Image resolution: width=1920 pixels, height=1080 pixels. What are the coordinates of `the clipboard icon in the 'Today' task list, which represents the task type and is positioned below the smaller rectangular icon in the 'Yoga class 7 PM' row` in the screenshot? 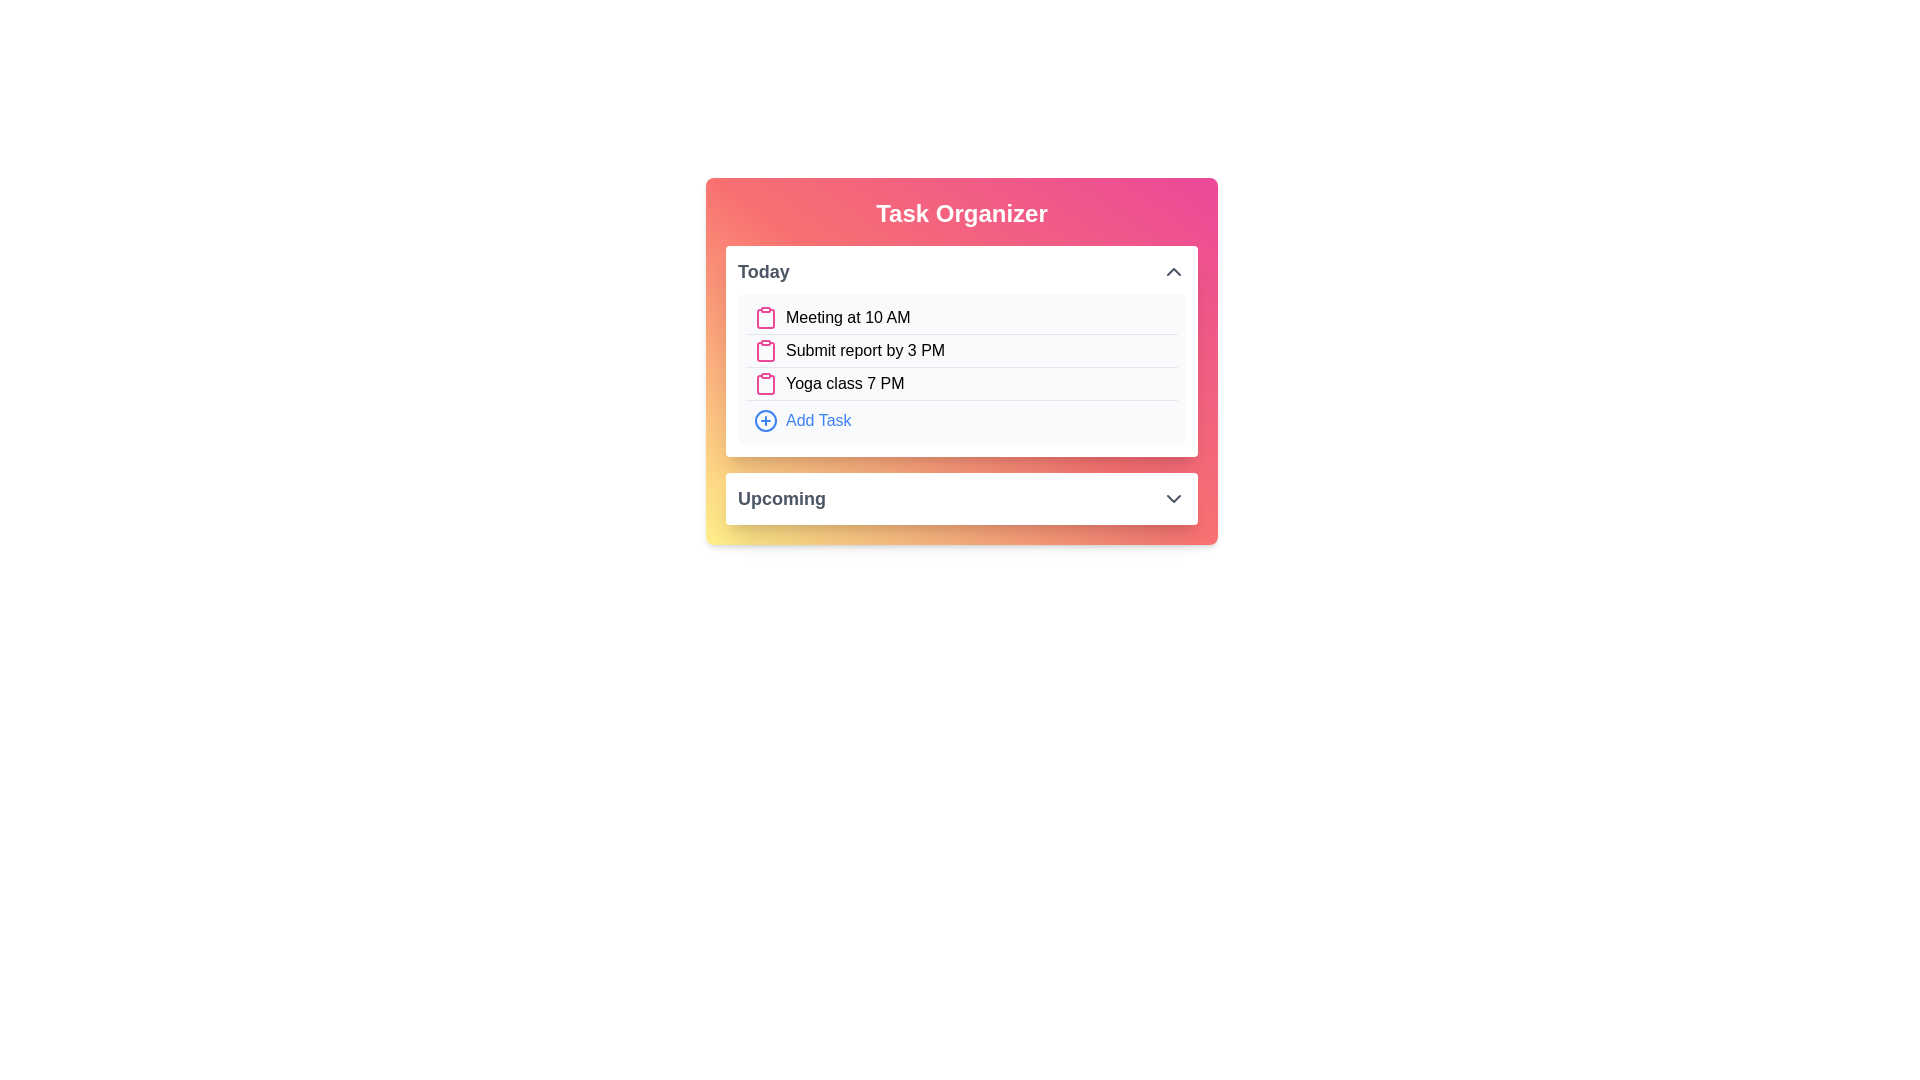 It's located at (765, 385).